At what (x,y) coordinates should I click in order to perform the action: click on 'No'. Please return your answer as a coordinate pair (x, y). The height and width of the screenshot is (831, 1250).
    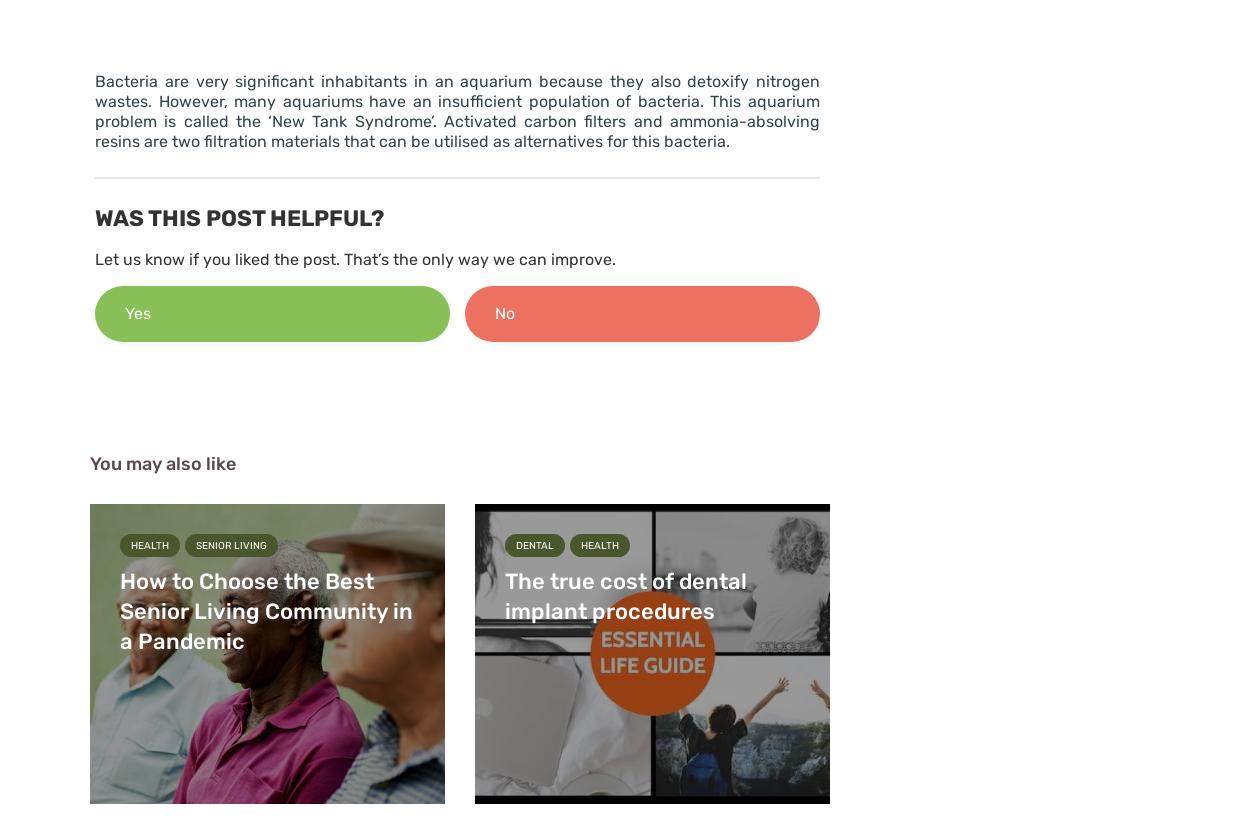
    Looking at the image, I should click on (505, 312).